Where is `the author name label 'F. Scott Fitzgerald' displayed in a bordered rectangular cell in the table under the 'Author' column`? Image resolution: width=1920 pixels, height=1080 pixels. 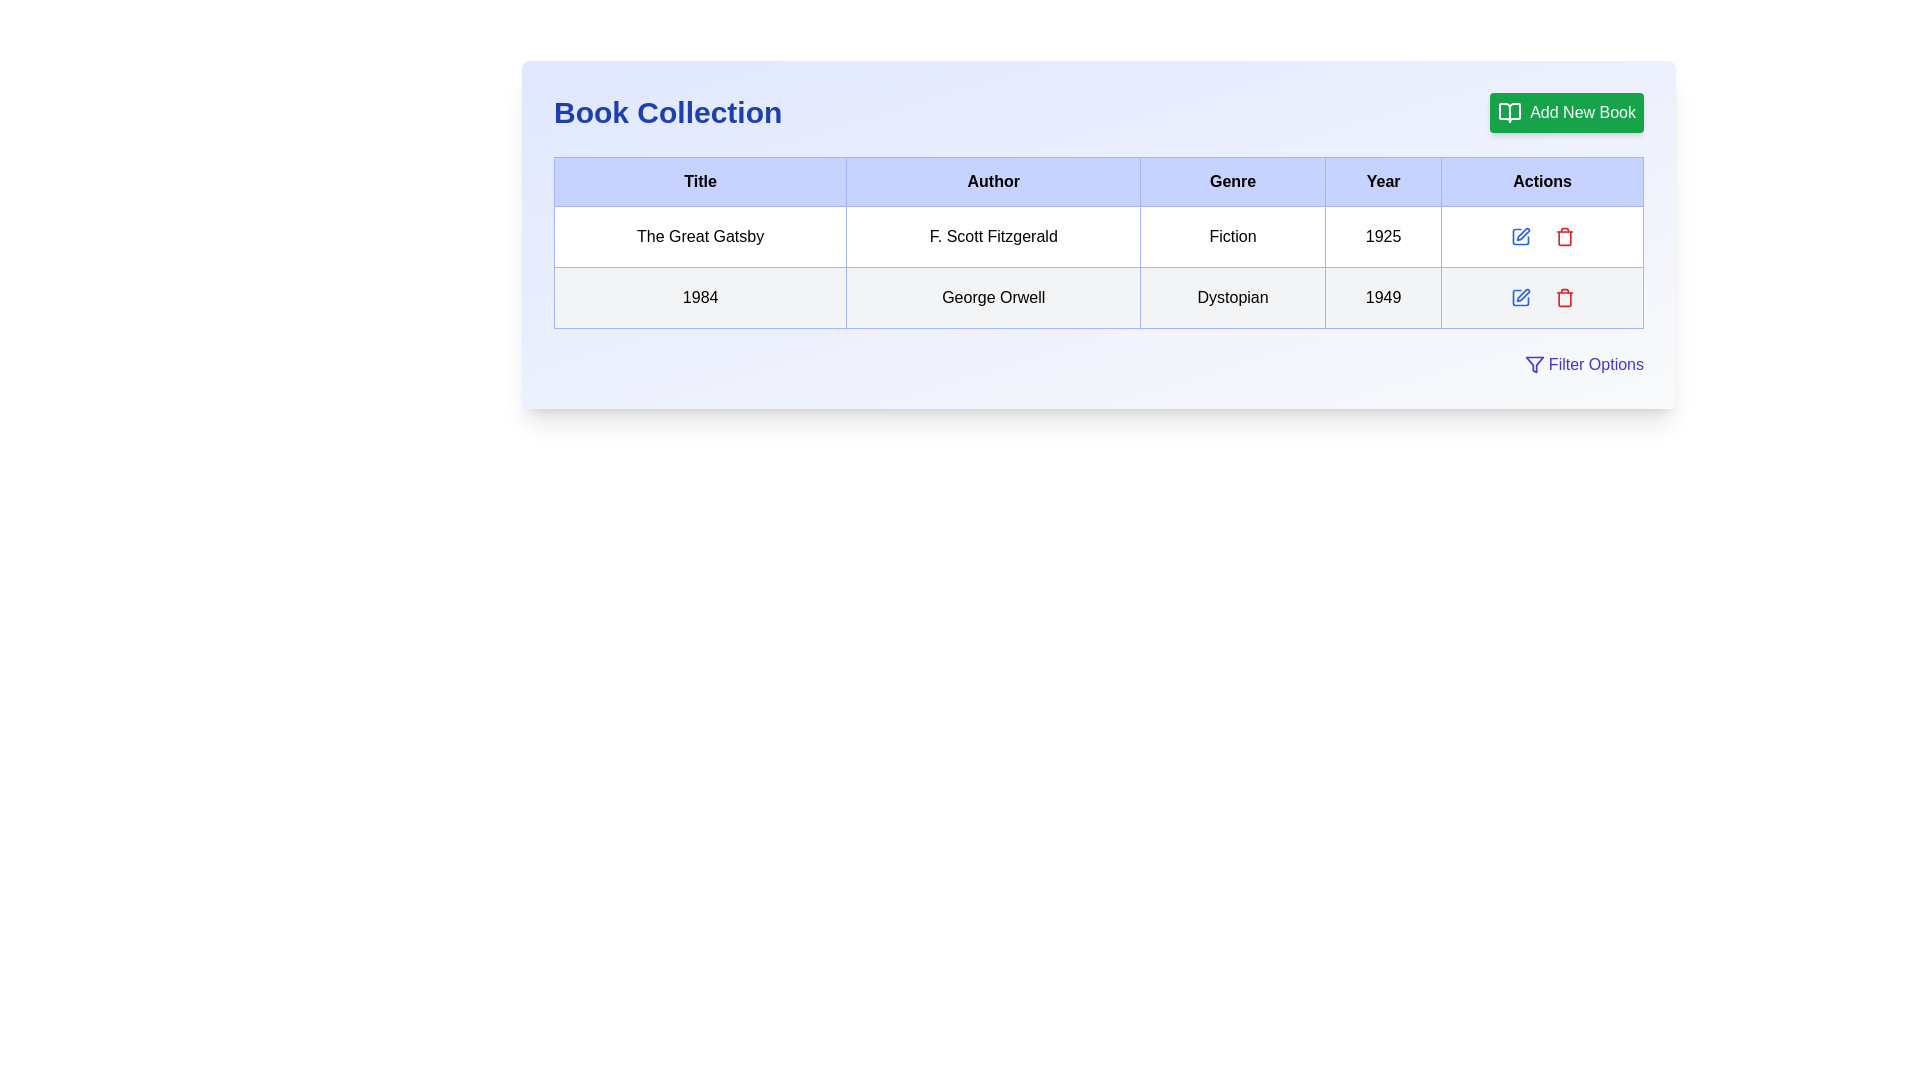 the author name label 'F. Scott Fitzgerald' displayed in a bordered rectangular cell in the table under the 'Author' column is located at coordinates (993, 235).